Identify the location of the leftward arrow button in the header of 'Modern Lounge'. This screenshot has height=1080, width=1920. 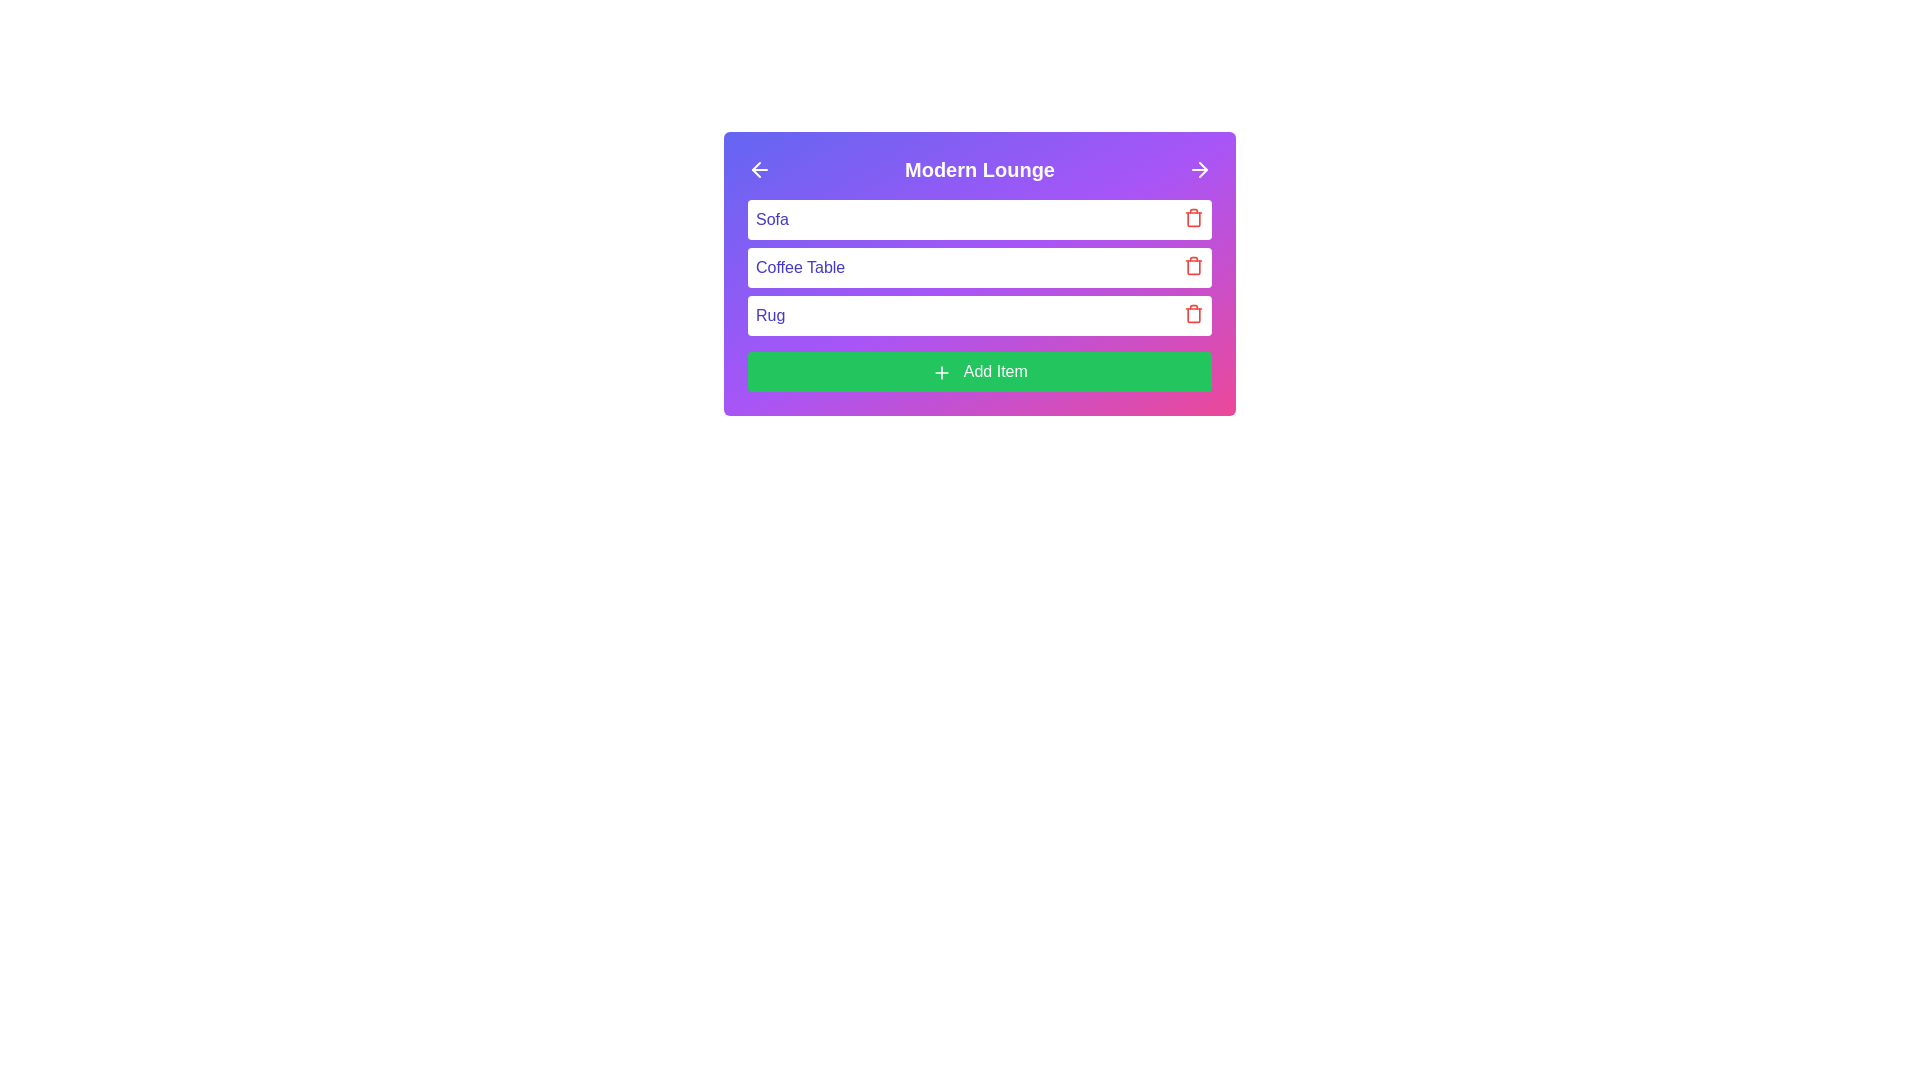
(758, 168).